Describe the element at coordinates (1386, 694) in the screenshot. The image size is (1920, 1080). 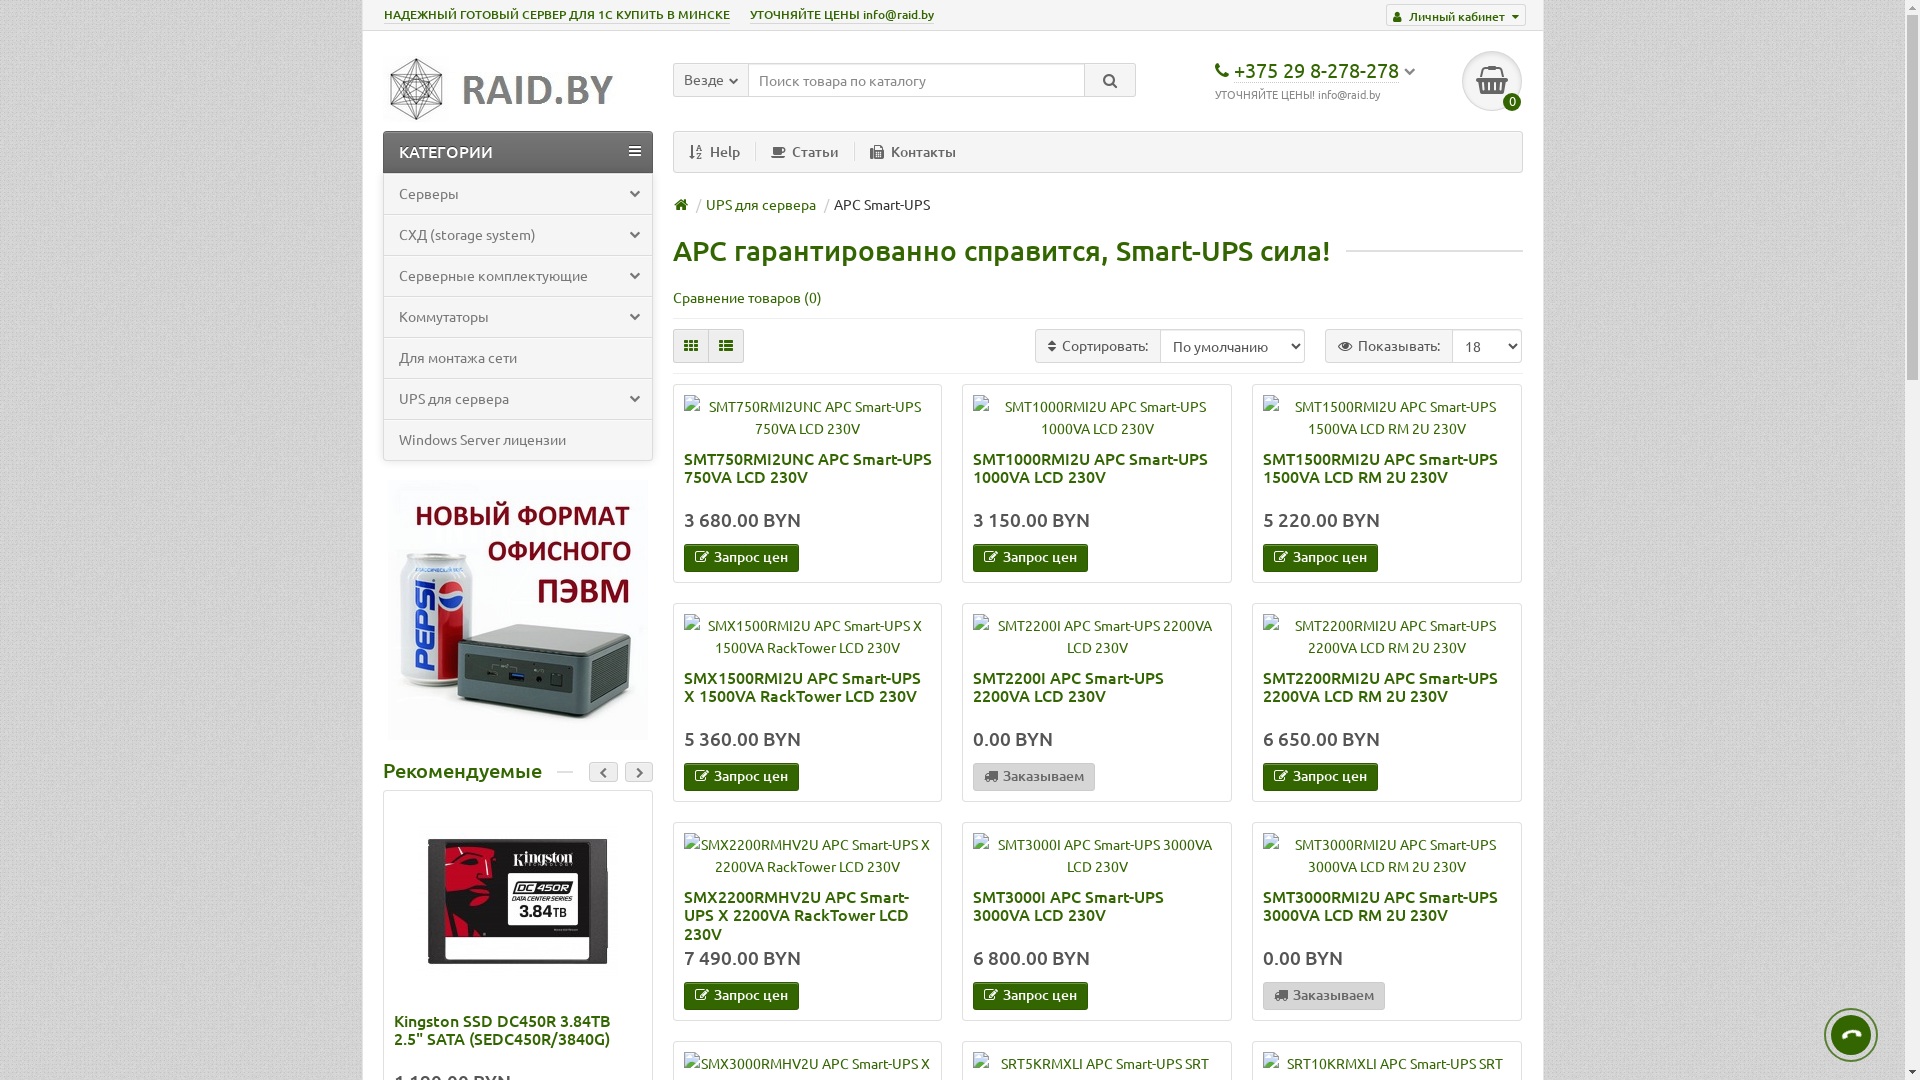
I see `'SMT2200RMI2U APC Smart-UPS 2200VA LCD RM 2U 230V'` at that location.